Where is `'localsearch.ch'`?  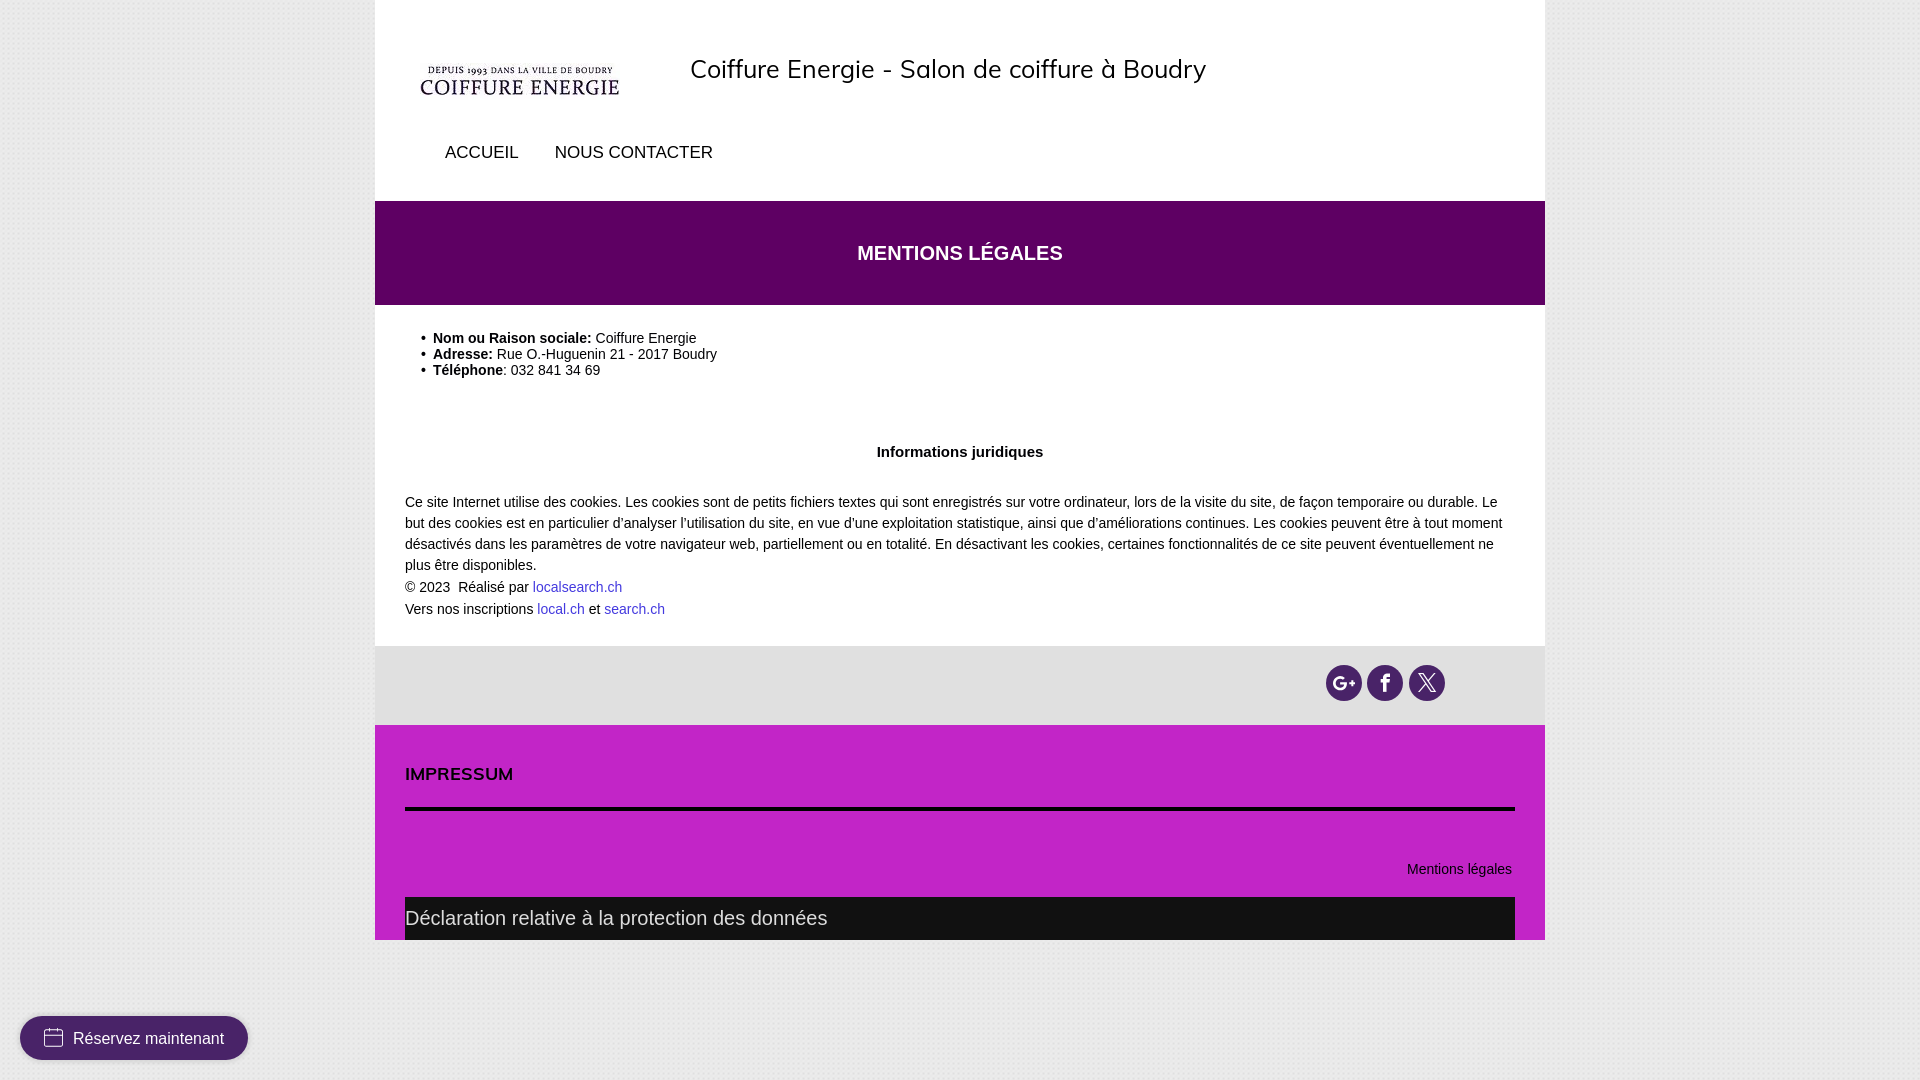
'localsearch.ch' is located at coordinates (576, 585).